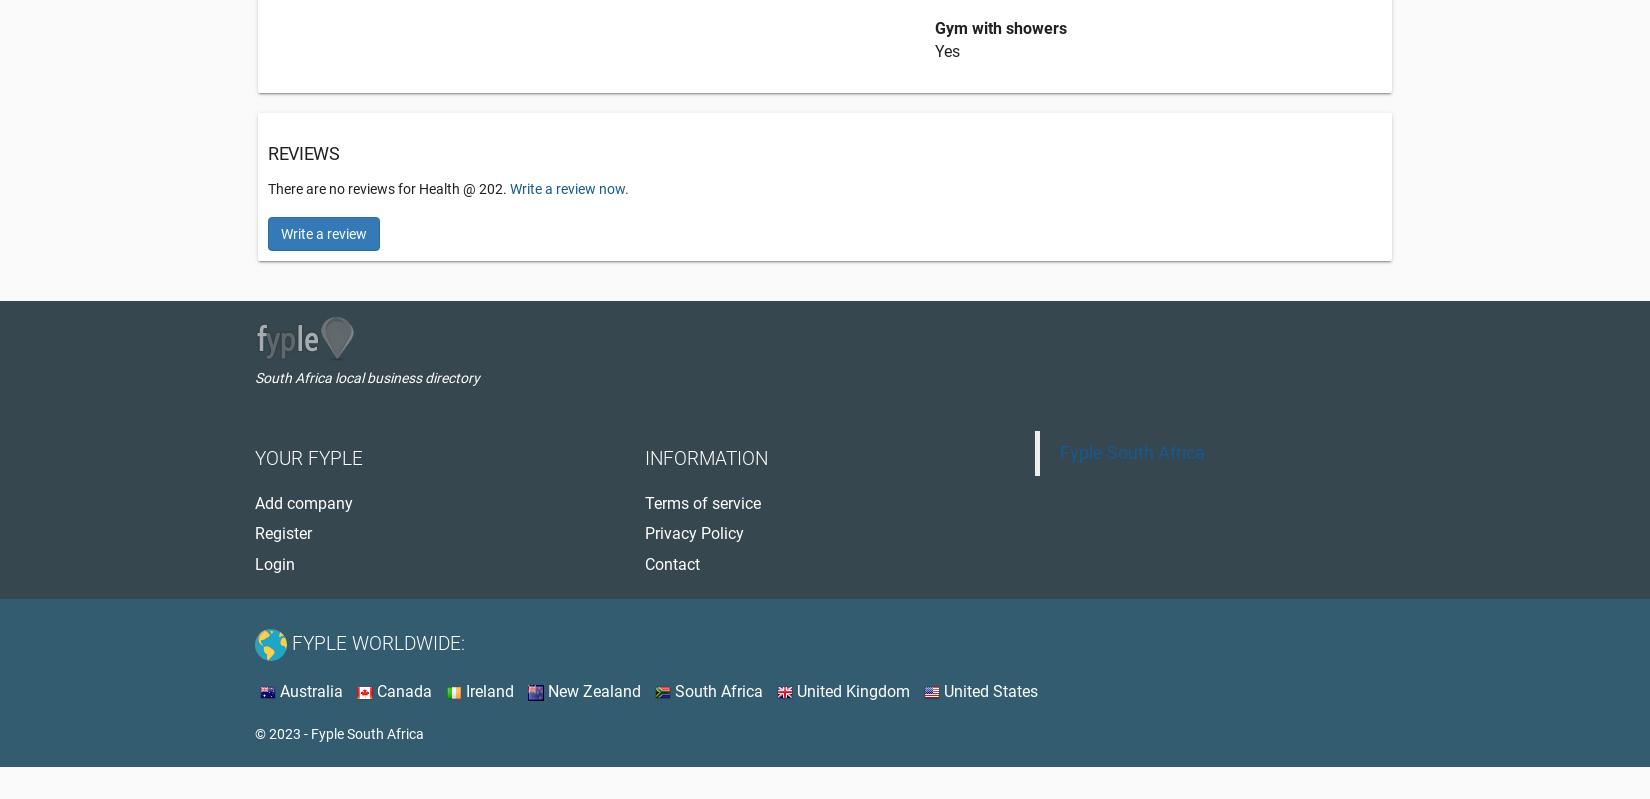 The width and height of the screenshot is (1650, 799). I want to click on 'United Kingdom', so click(791, 691).